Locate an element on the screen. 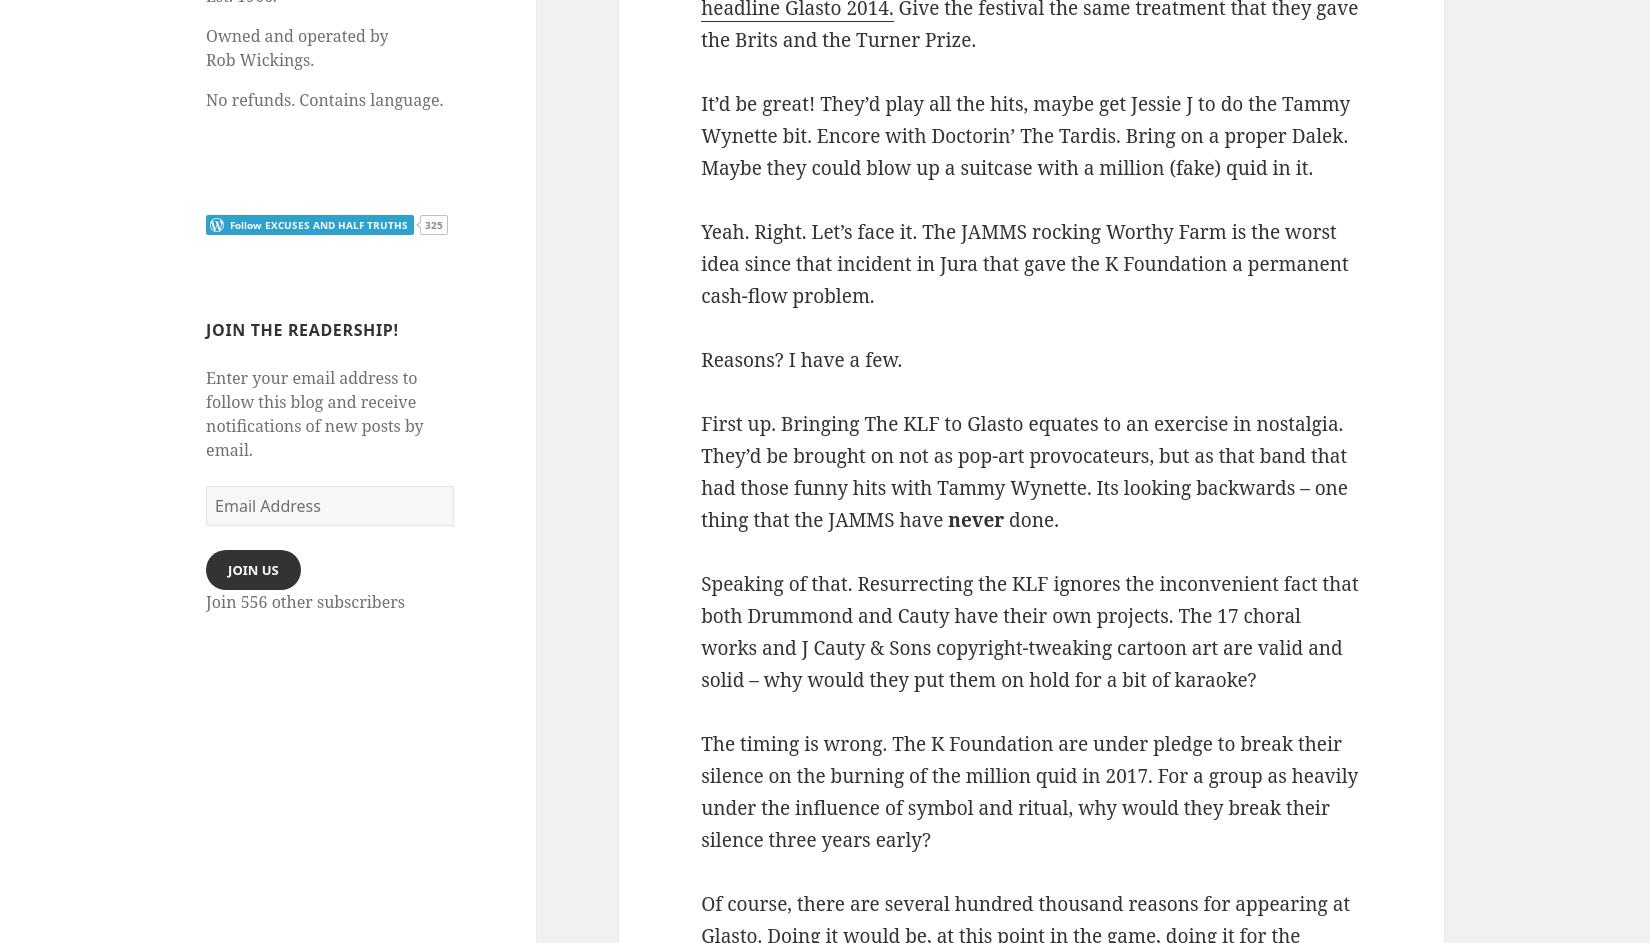 The height and width of the screenshot is (943, 1650). 'Yeah. Right. Let’s face it. The JAMMS rocking Worthy Farm is the worst idea since that incident in Jura that gave the K Foundation a permanent cash-flow problem.' is located at coordinates (1024, 263).